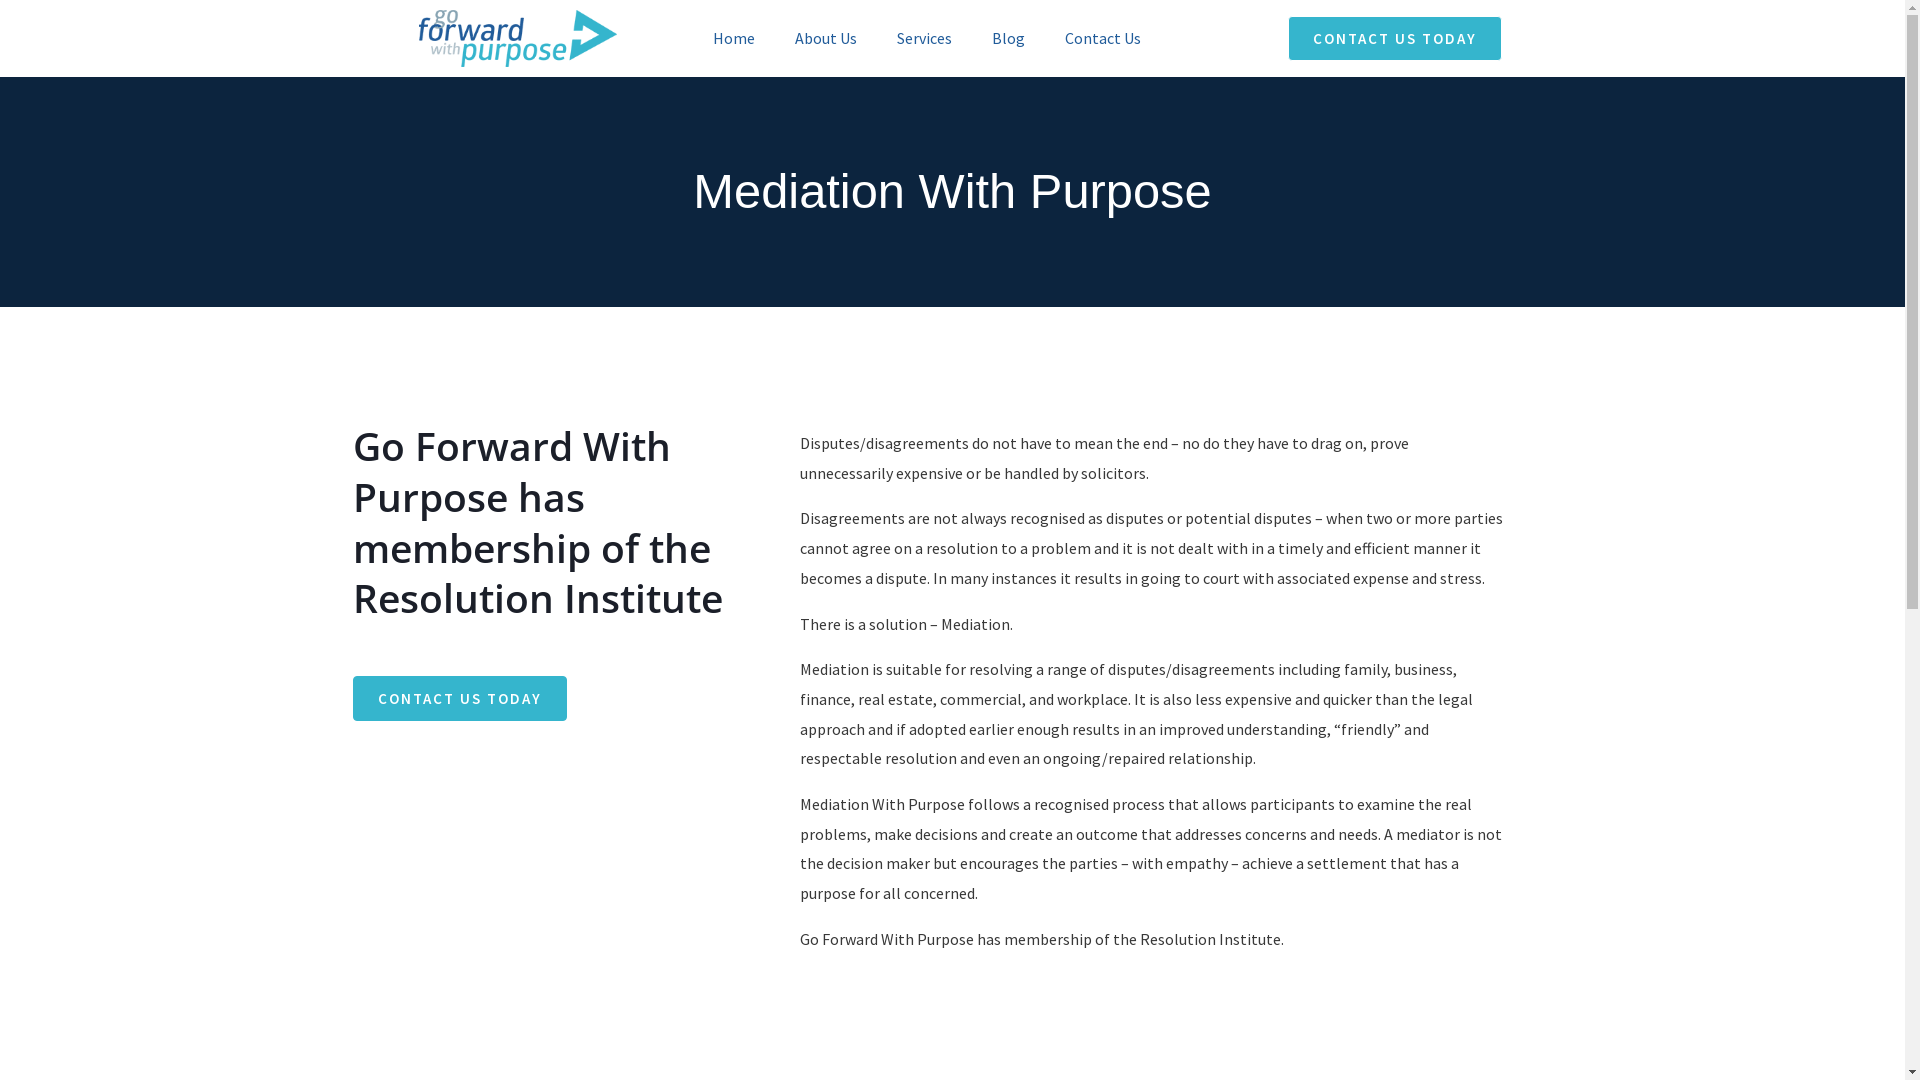 The image size is (1920, 1080). What do you see at coordinates (971, 38) in the screenshot?
I see `'Blog'` at bounding box center [971, 38].